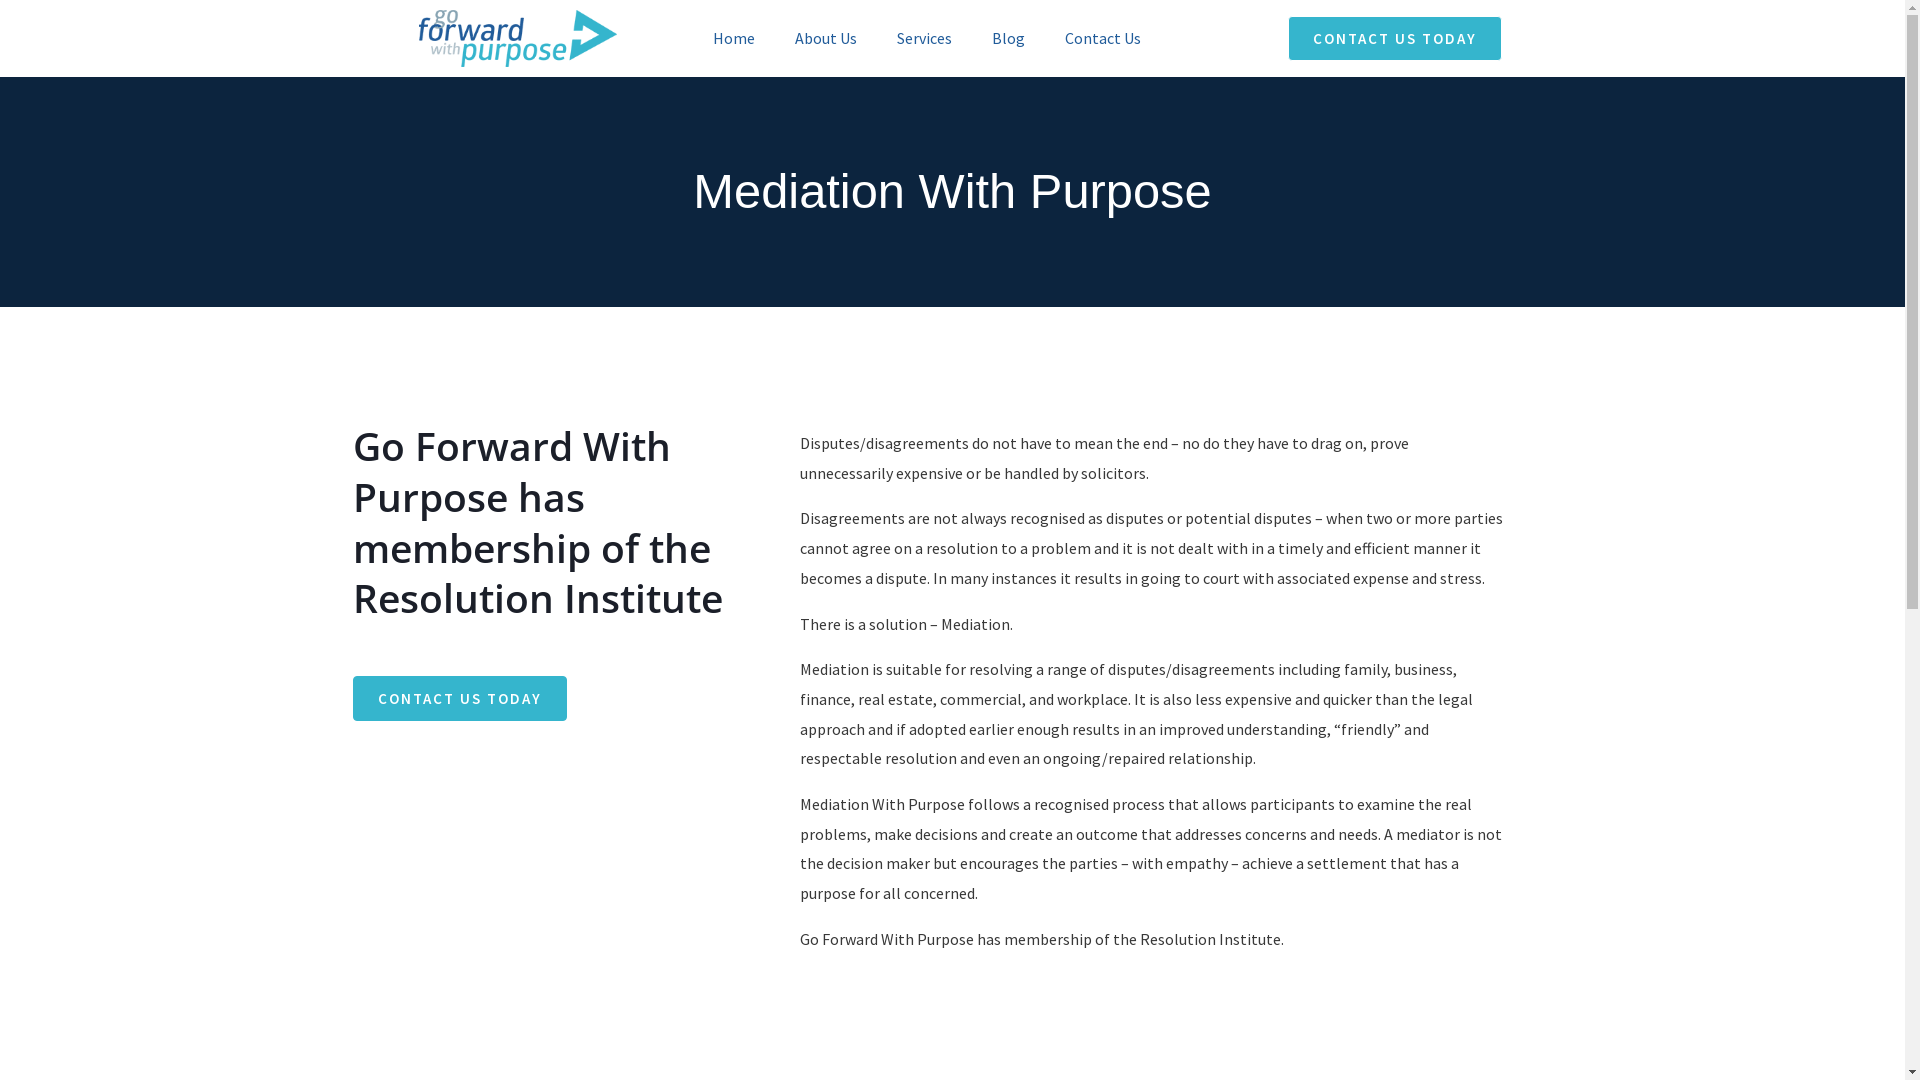 The image size is (1920, 1080). What do you see at coordinates (971, 38) in the screenshot?
I see `'Blog'` at bounding box center [971, 38].